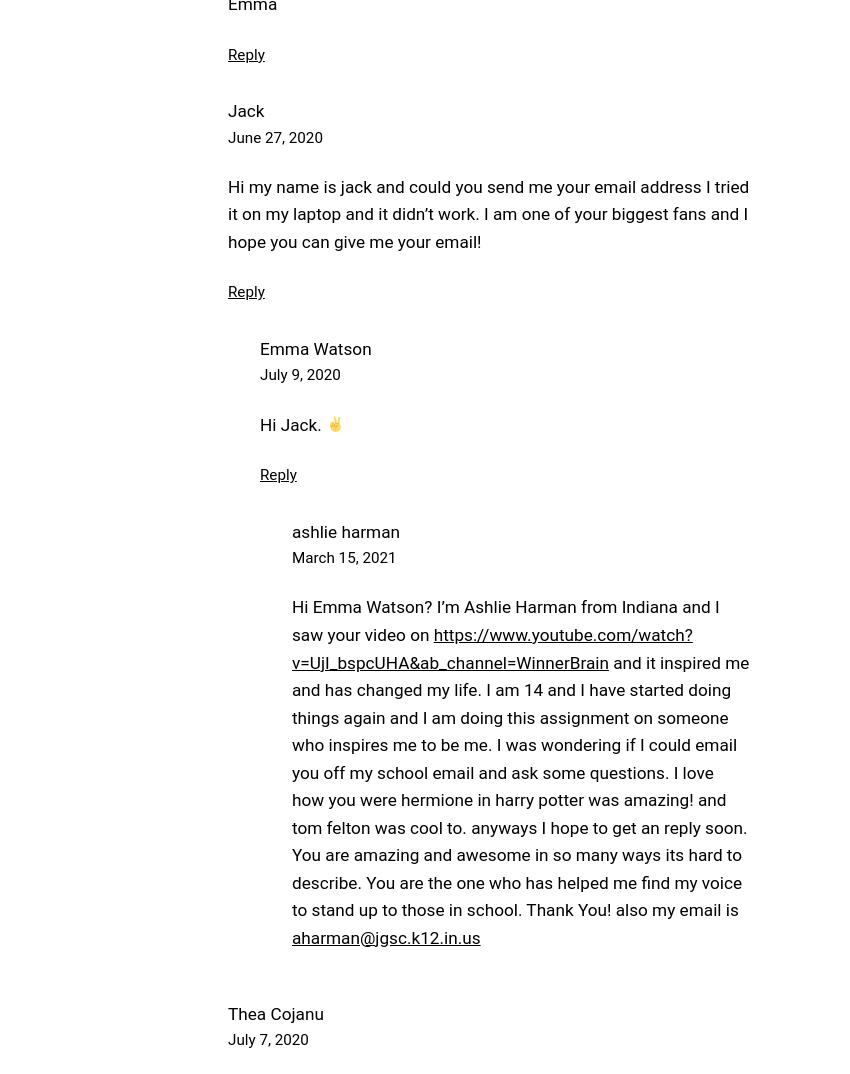 The image size is (850, 1074). I want to click on 'https://www.youtube.com/watch?v=UjI_bspcUHA&ab_channel=WinnerBrain', so click(491, 647).